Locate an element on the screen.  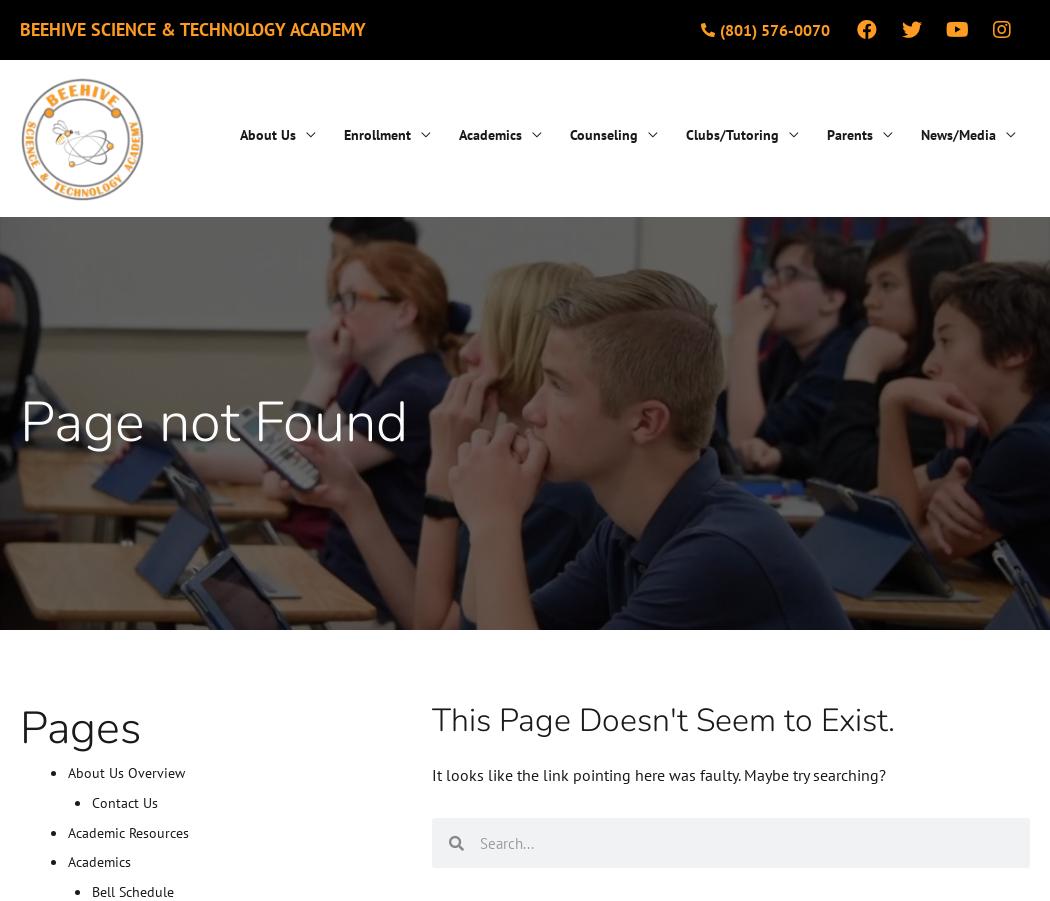
'Apple Distinguished School iBook' is located at coordinates (908, 323).